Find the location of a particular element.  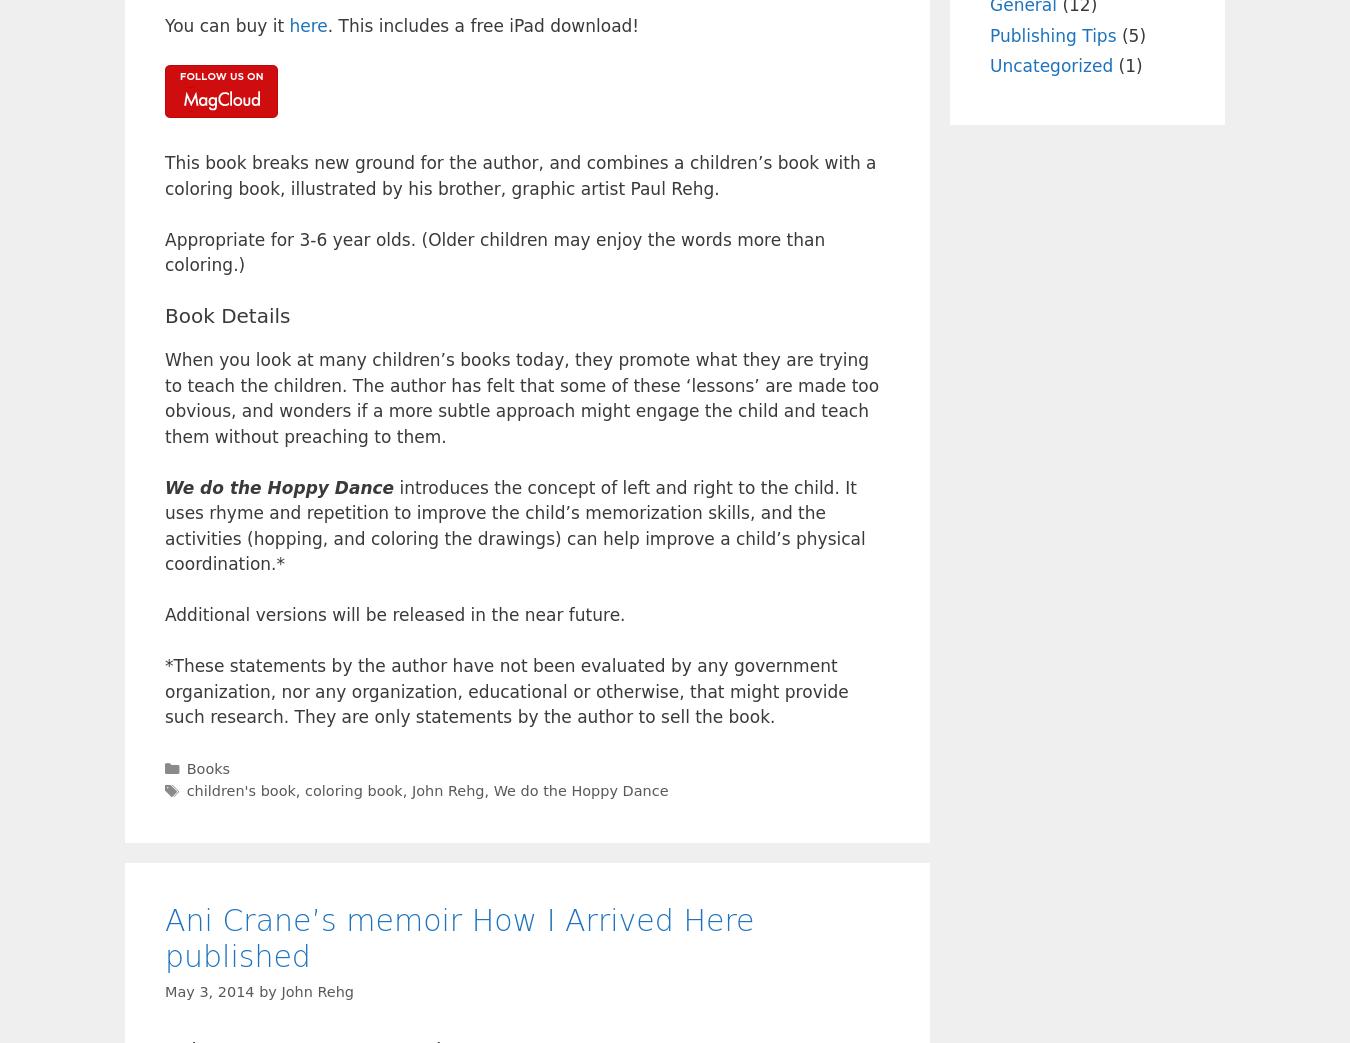

'May 3, 2014' is located at coordinates (209, 990).